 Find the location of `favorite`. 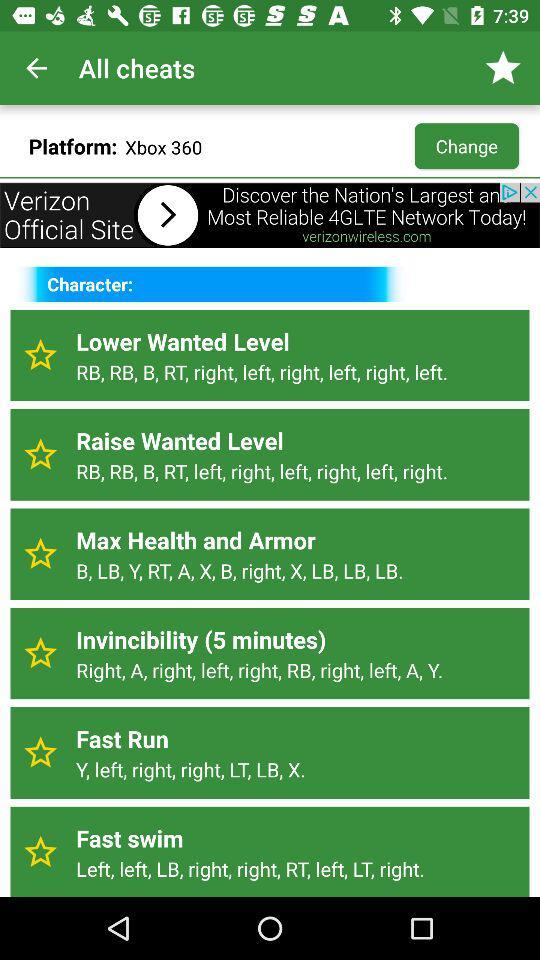

favorite is located at coordinates (40, 355).